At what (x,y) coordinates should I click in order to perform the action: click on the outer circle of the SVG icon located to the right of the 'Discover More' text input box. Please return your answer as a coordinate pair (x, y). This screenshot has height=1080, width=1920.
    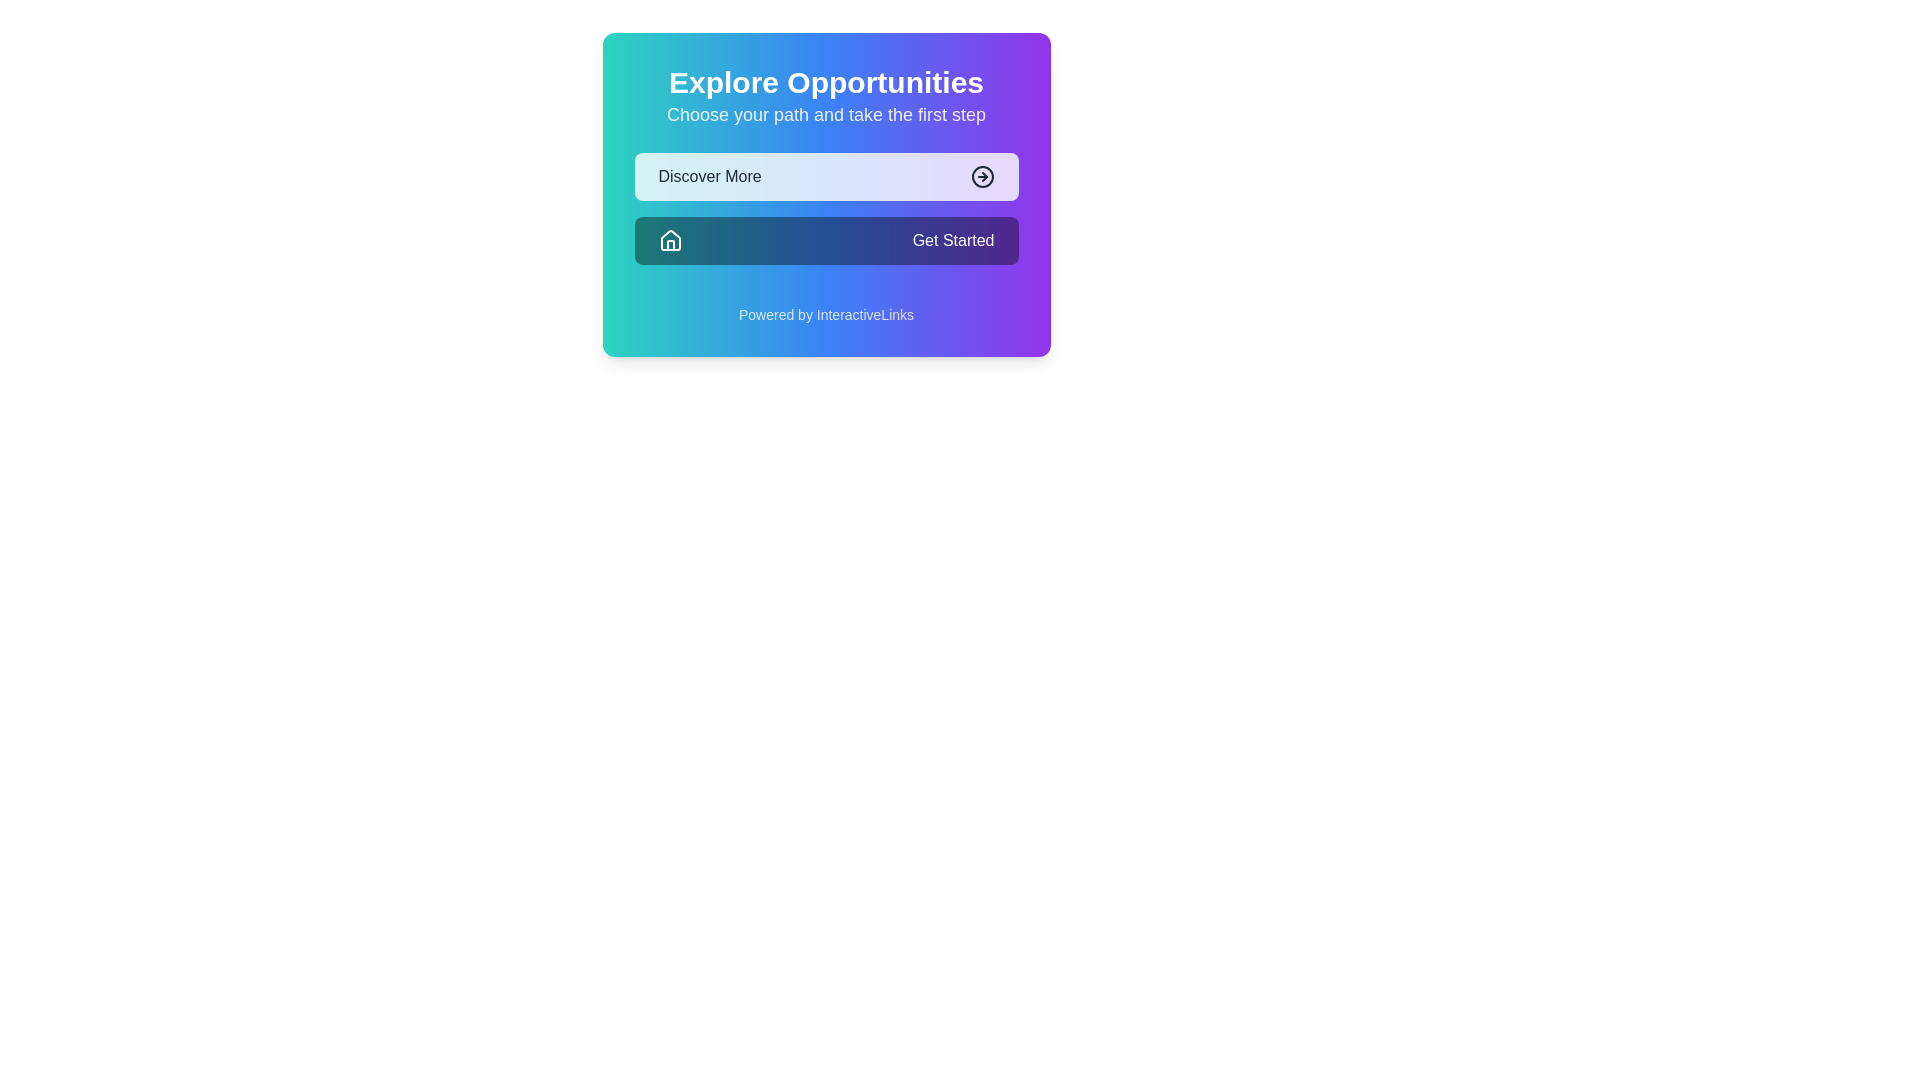
    Looking at the image, I should click on (982, 176).